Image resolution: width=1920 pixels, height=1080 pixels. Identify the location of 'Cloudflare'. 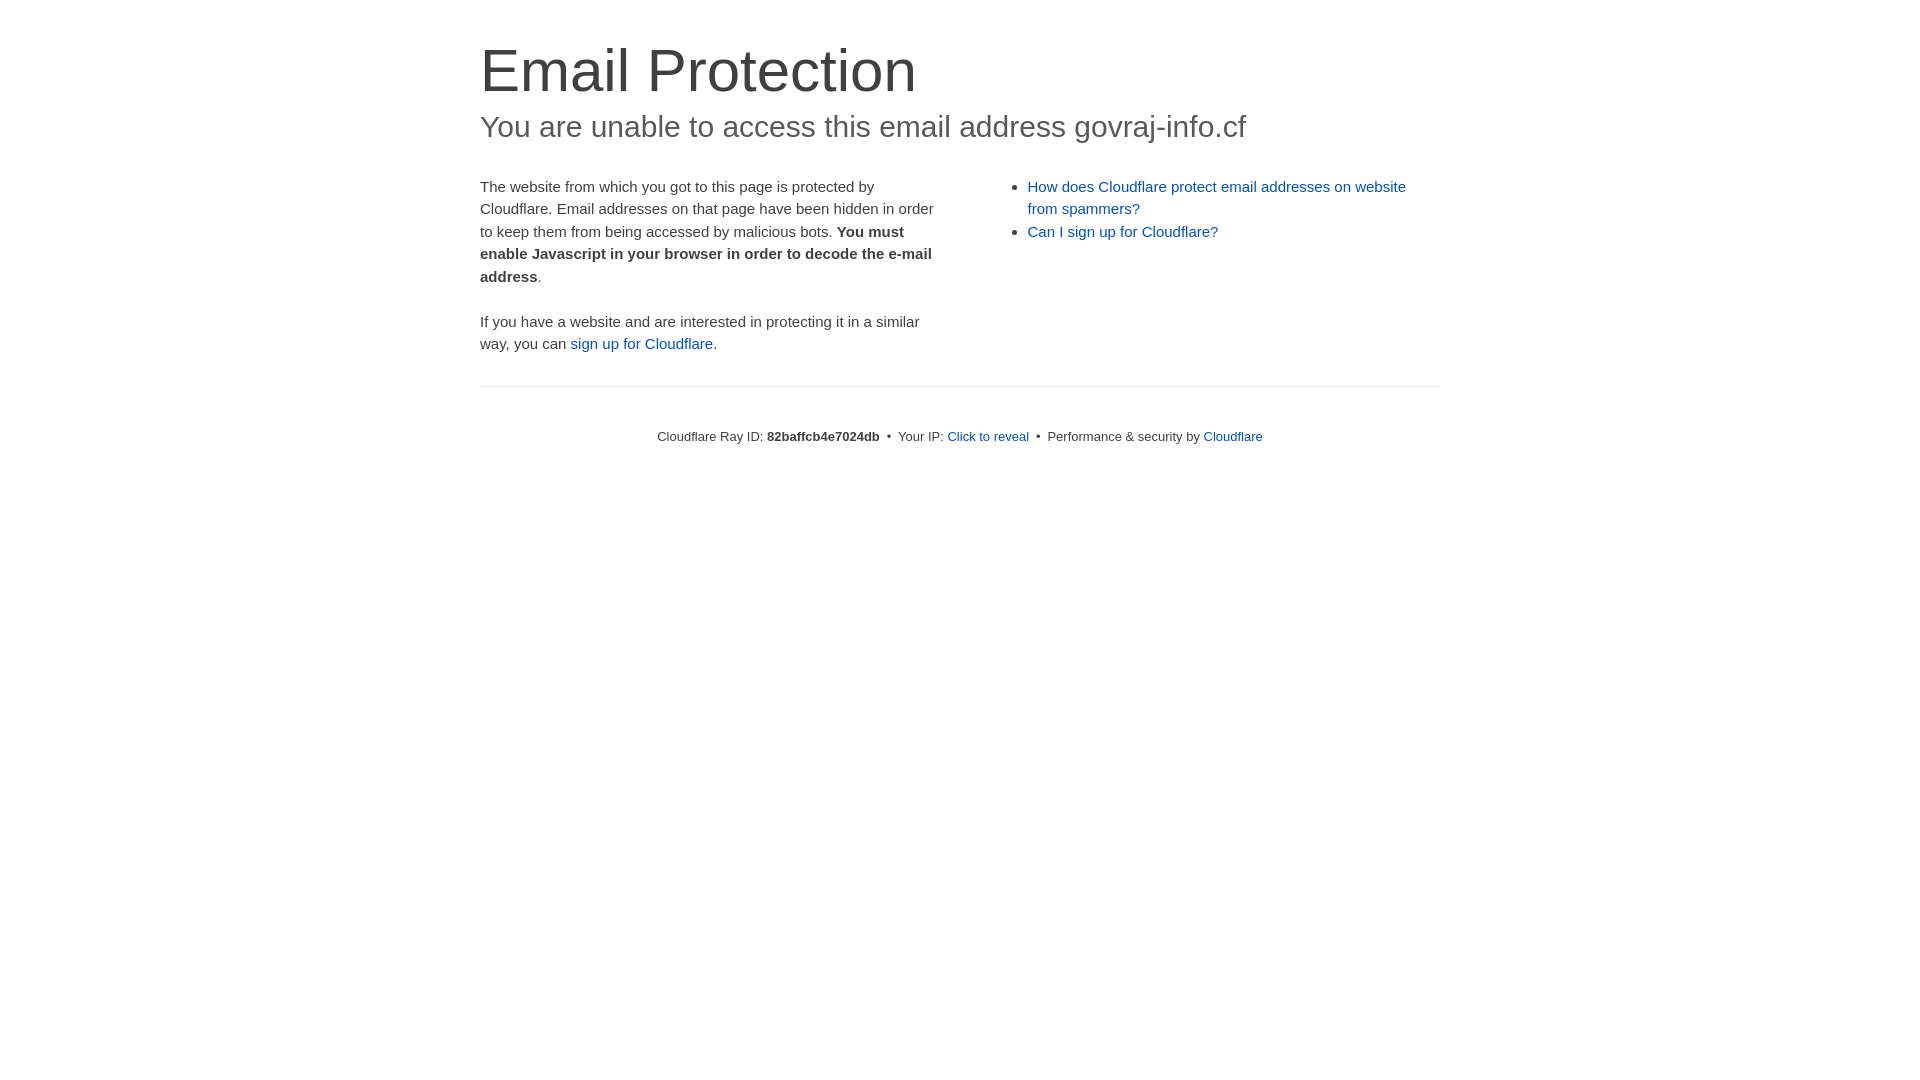
(1203, 435).